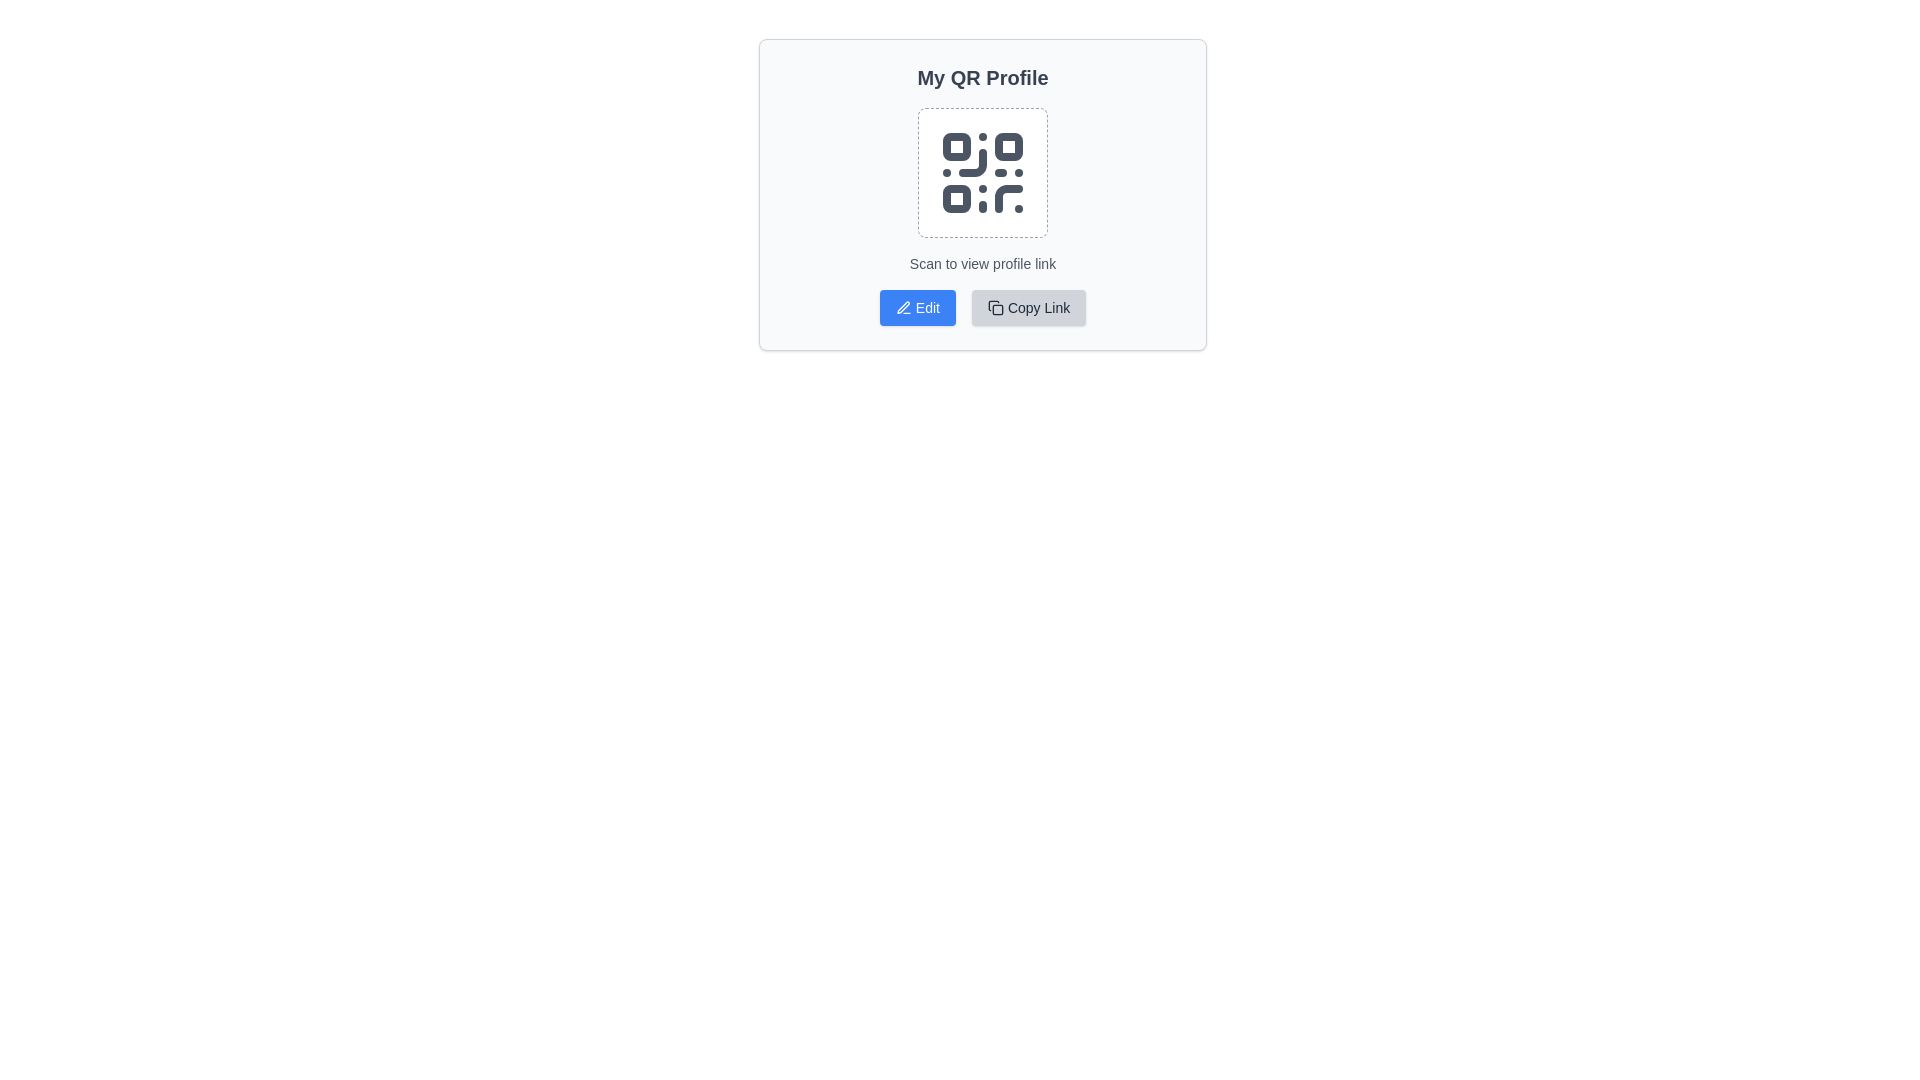  I want to click on the third square in the QR code graphic, located at the bottom-left corner relative to the central area of the QR code, so click(955, 199).